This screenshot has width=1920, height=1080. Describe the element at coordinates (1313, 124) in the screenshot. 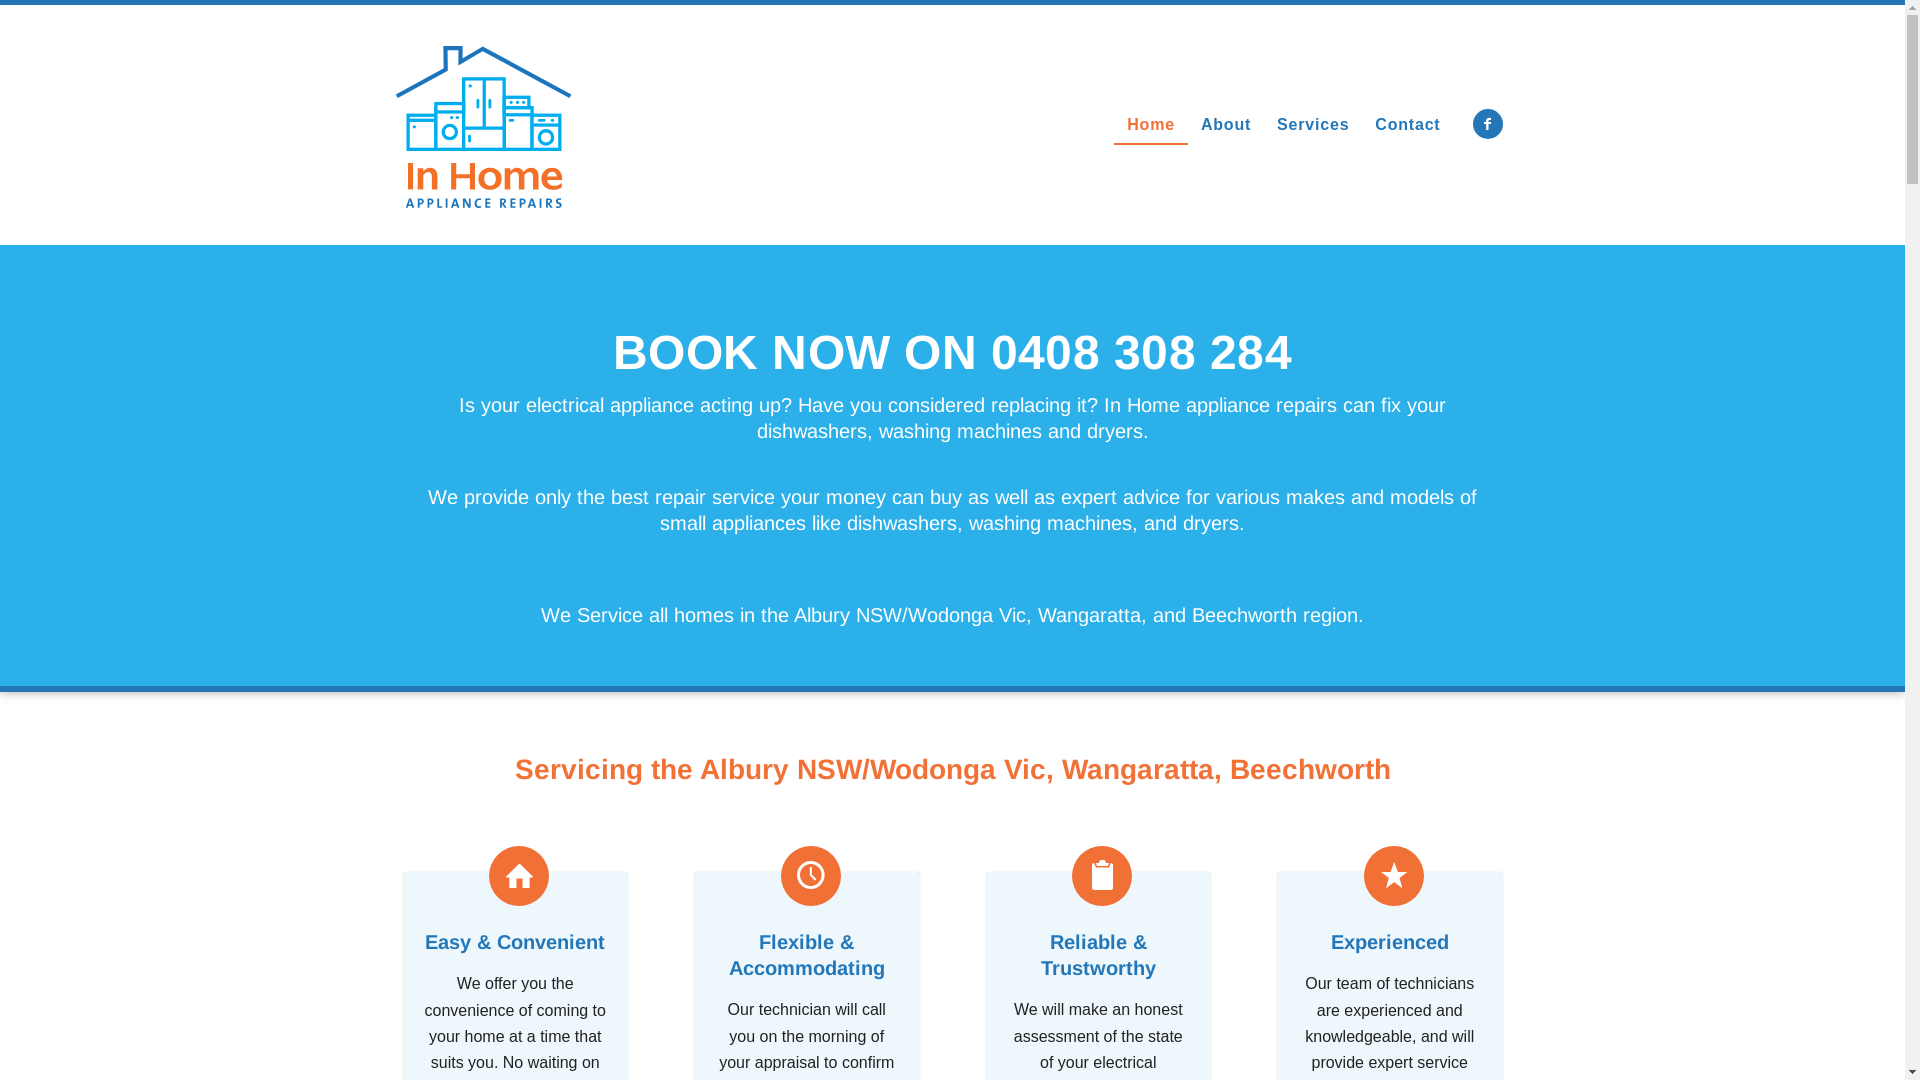

I see `'Services'` at that location.